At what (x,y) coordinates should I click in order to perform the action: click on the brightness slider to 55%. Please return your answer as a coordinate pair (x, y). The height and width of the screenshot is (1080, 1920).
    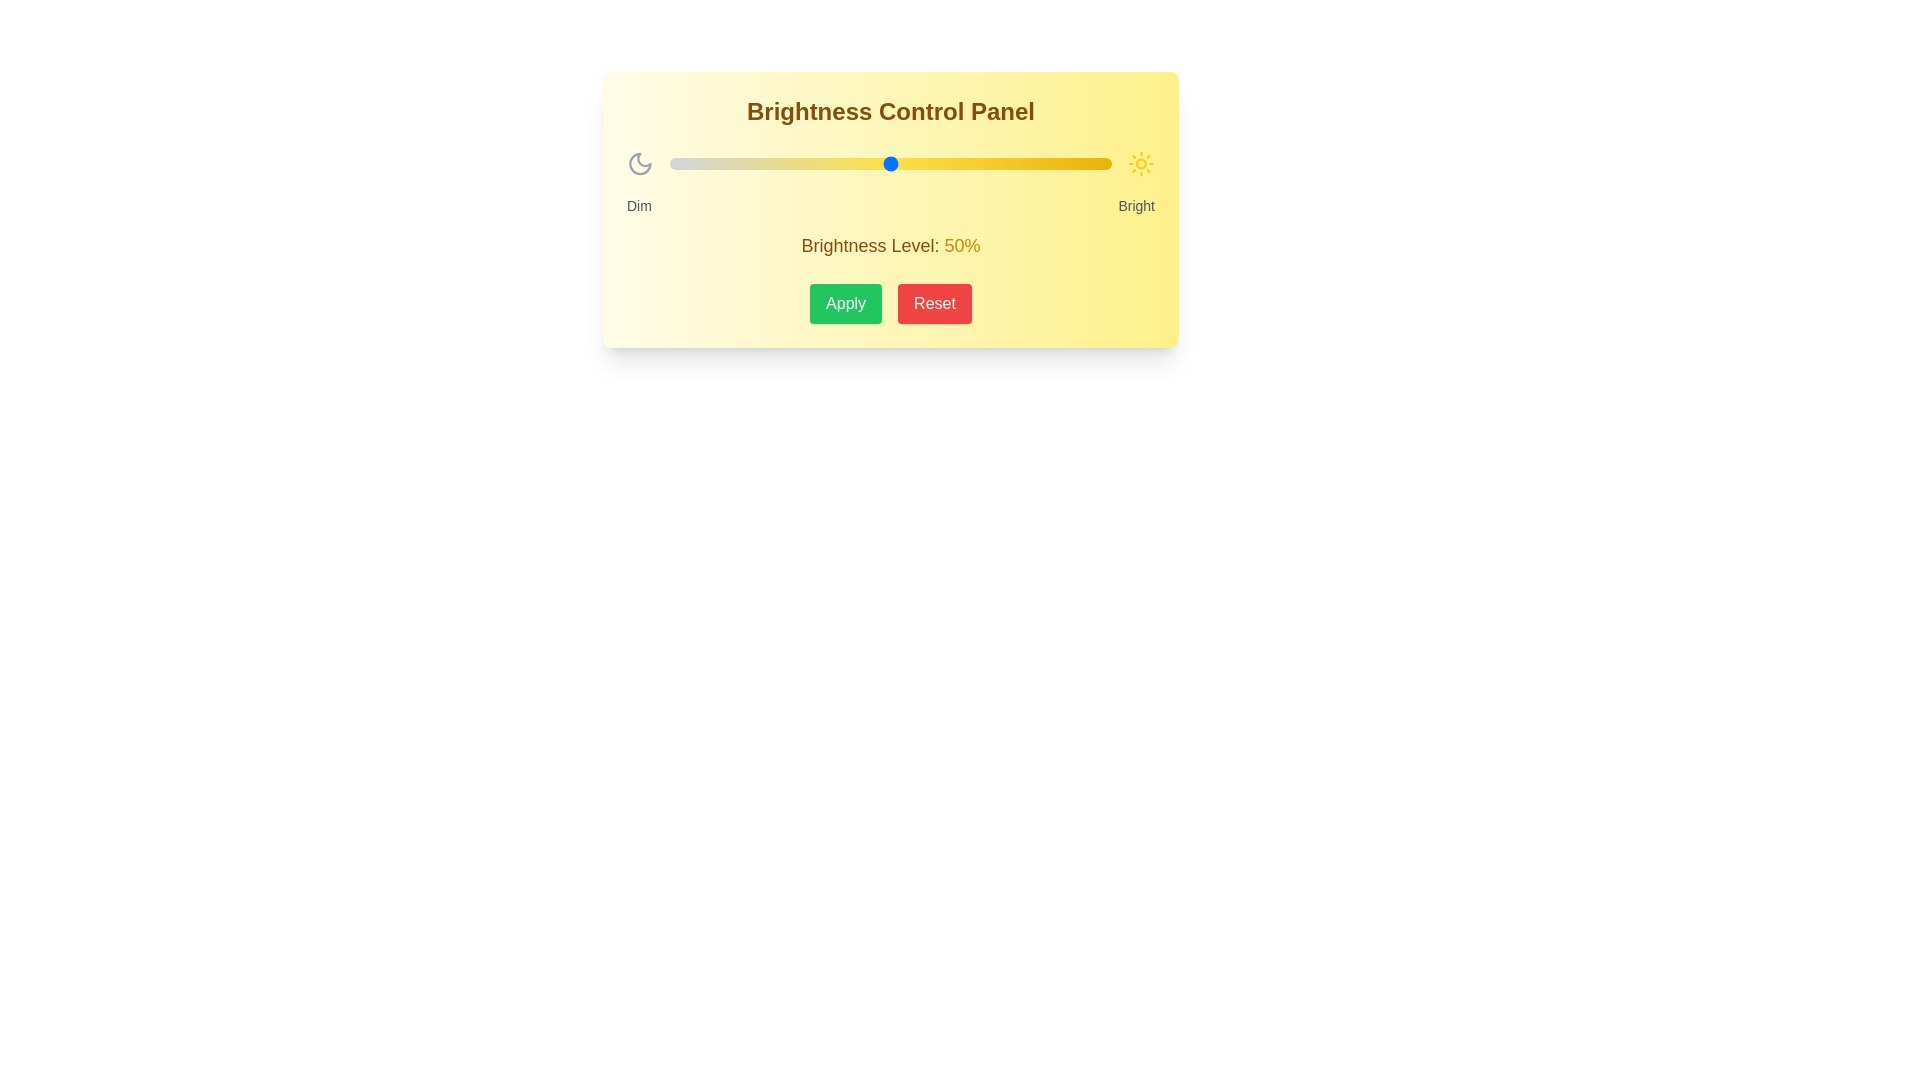
    Looking at the image, I should click on (912, 163).